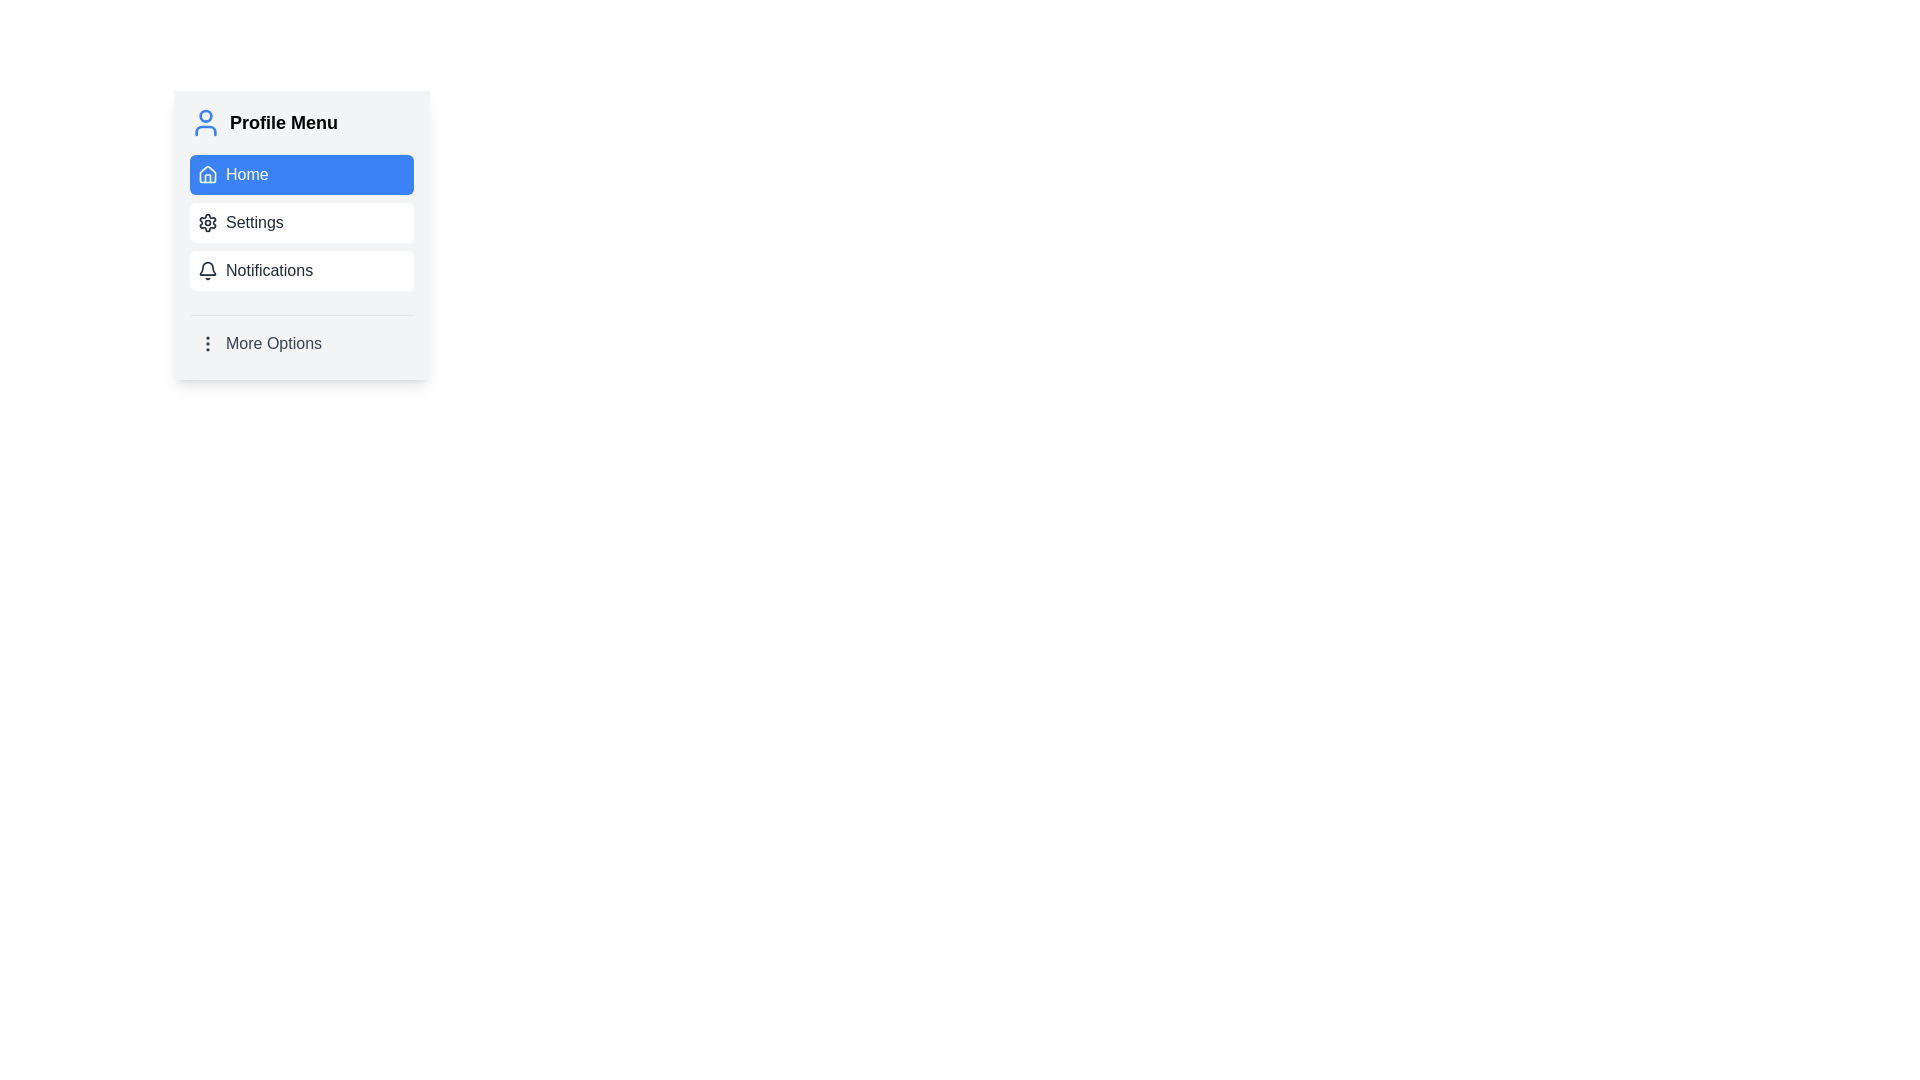  What do you see at coordinates (207, 267) in the screenshot?
I see `the bell icon indicating the Notifications menu option located to the left of the 'Notifications' text in the Profile Menu` at bounding box center [207, 267].